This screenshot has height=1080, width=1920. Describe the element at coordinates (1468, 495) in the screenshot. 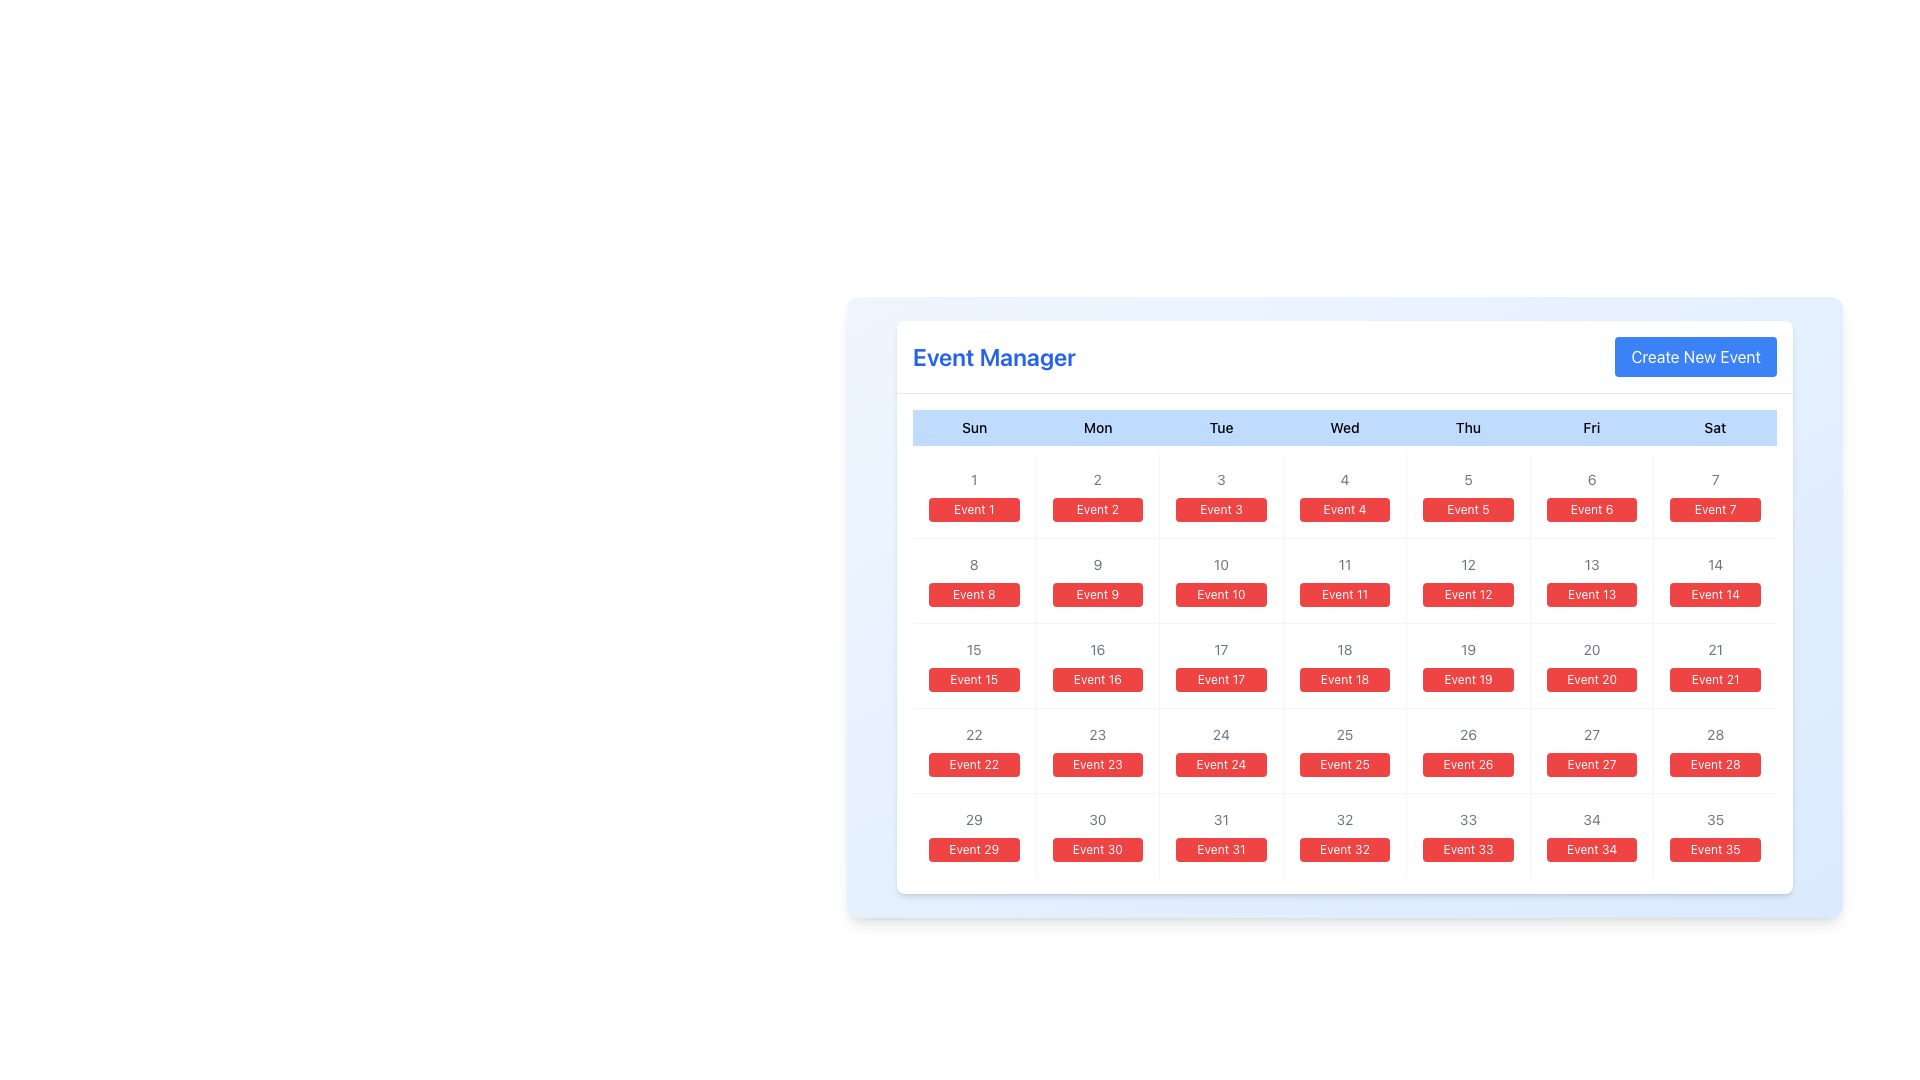

I see `the interactive block for event details located in the calendar grid under the 'Thu' column, representing the 5th day of the month, for navigation purposes` at that location.